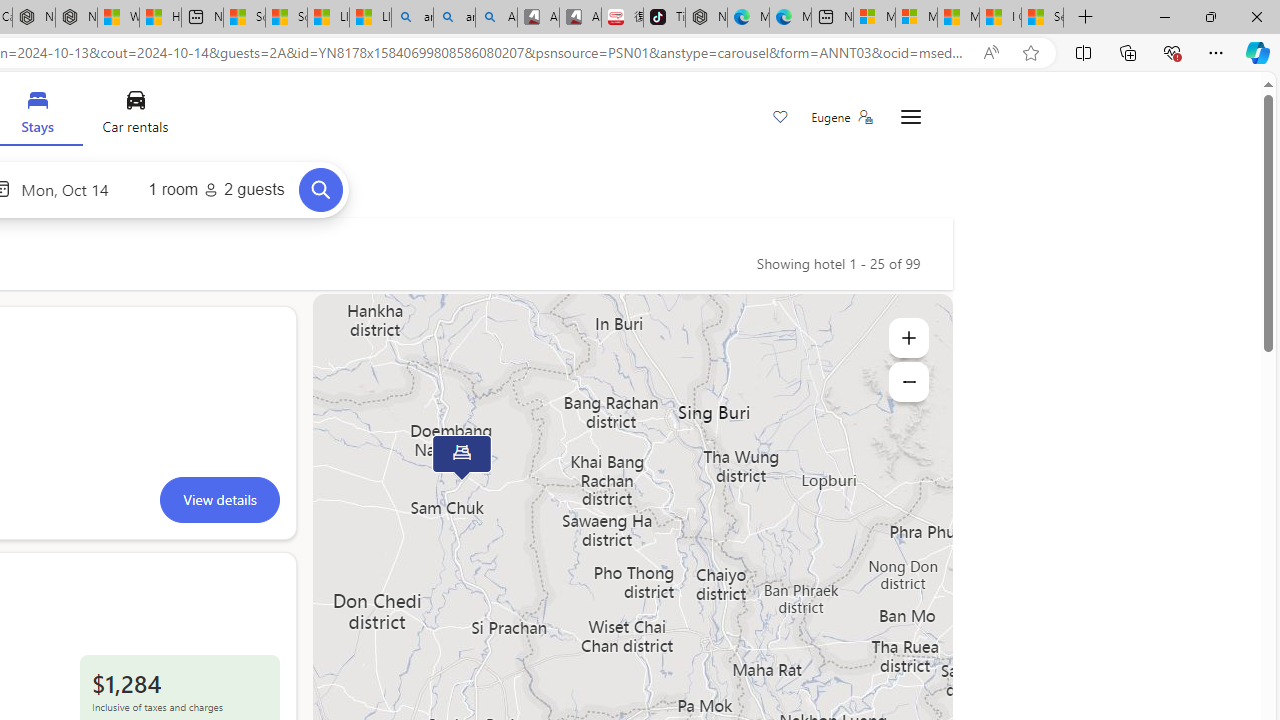 The width and height of the screenshot is (1280, 720). Describe the element at coordinates (841, 117) in the screenshot. I see `'Eugene'` at that location.